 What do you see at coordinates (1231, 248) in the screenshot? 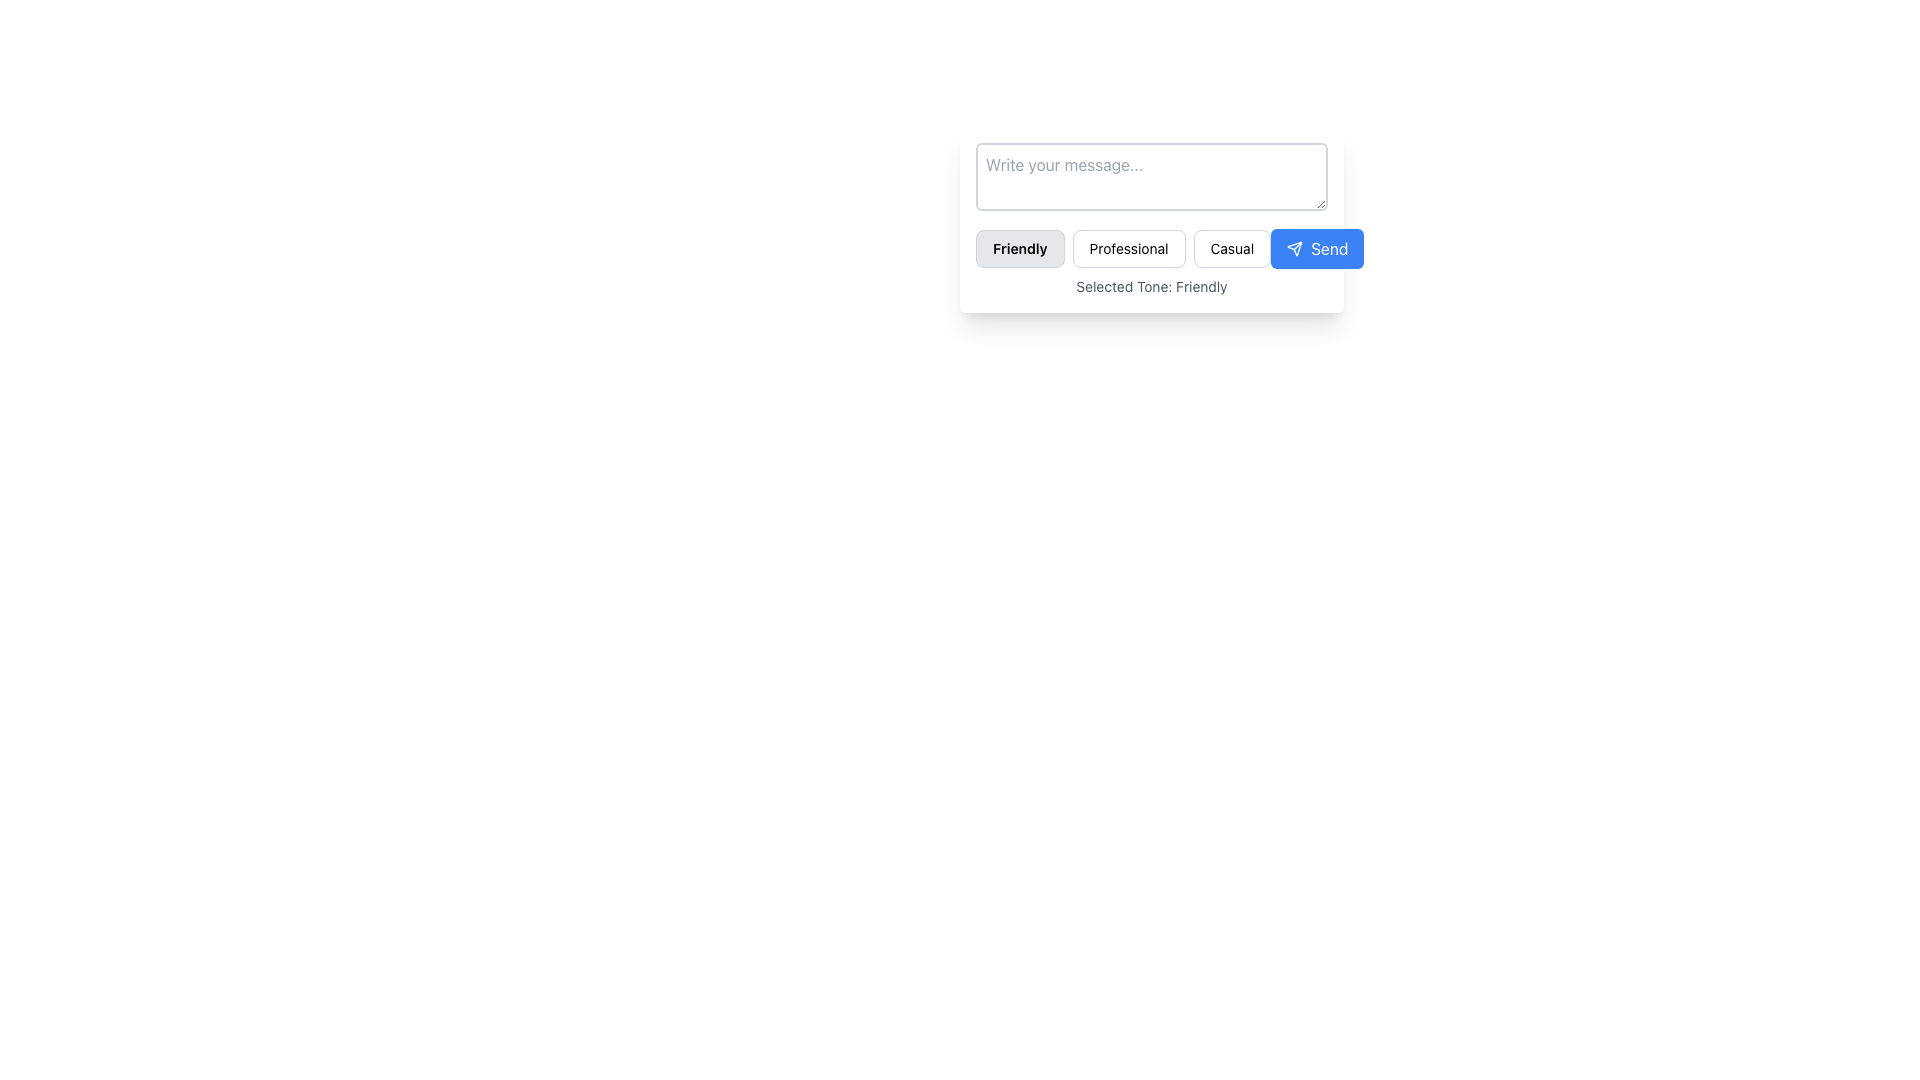
I see `the 'Casual' button` at bounding box center [1231, 248].